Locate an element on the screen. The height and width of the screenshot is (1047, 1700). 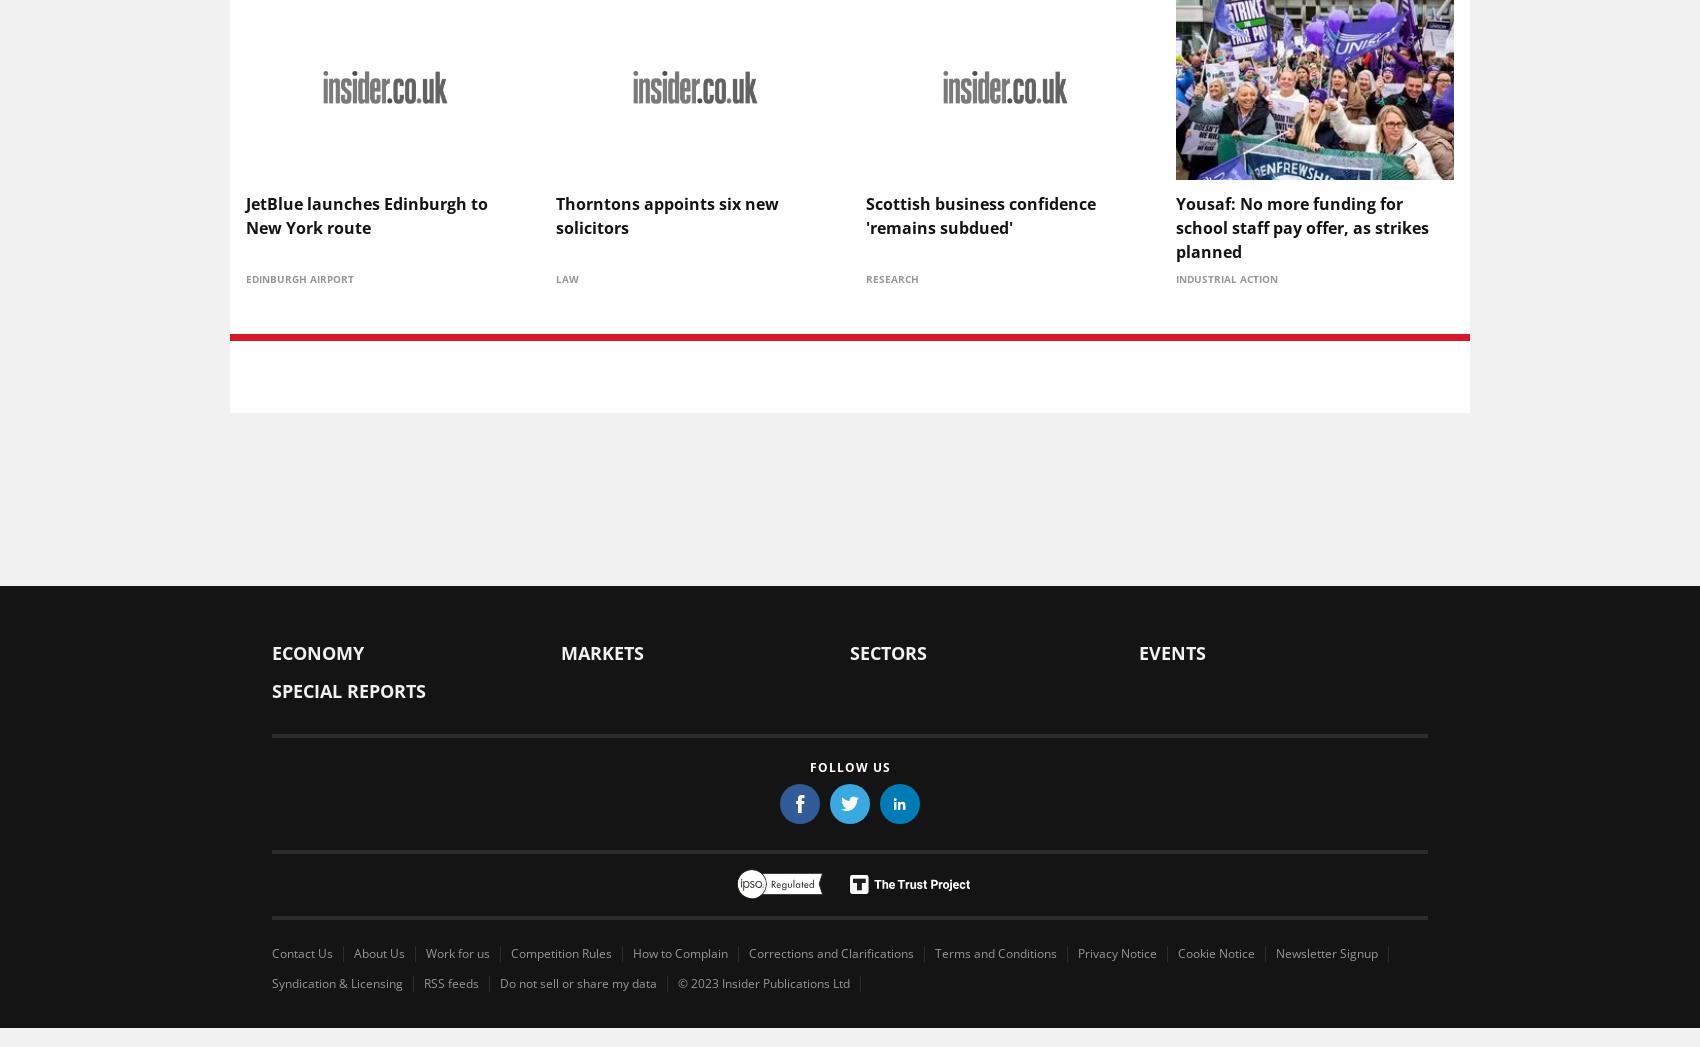
'Markets' is located at coordinates (601, 651).